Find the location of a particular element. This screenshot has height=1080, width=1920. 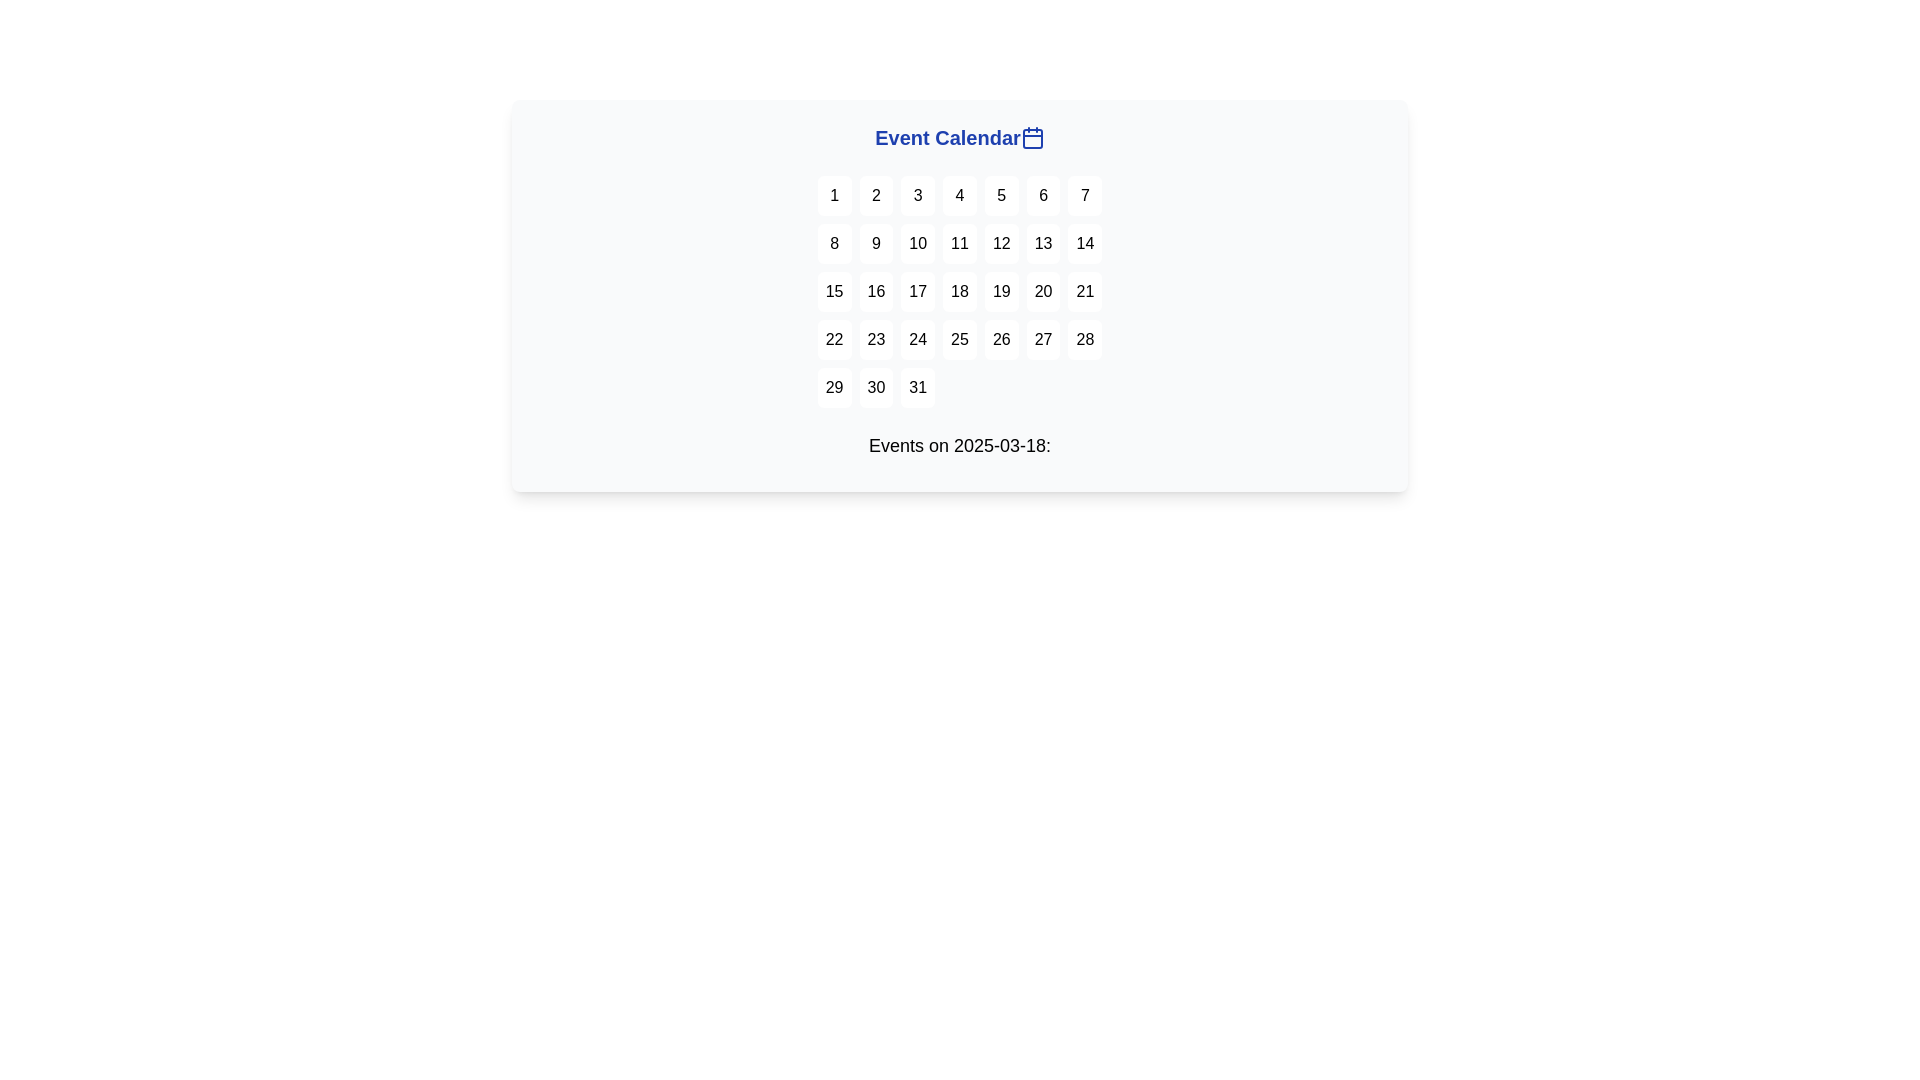

the button representing the first day of the month in the Event Calendar is located at coordinates (834, 196).